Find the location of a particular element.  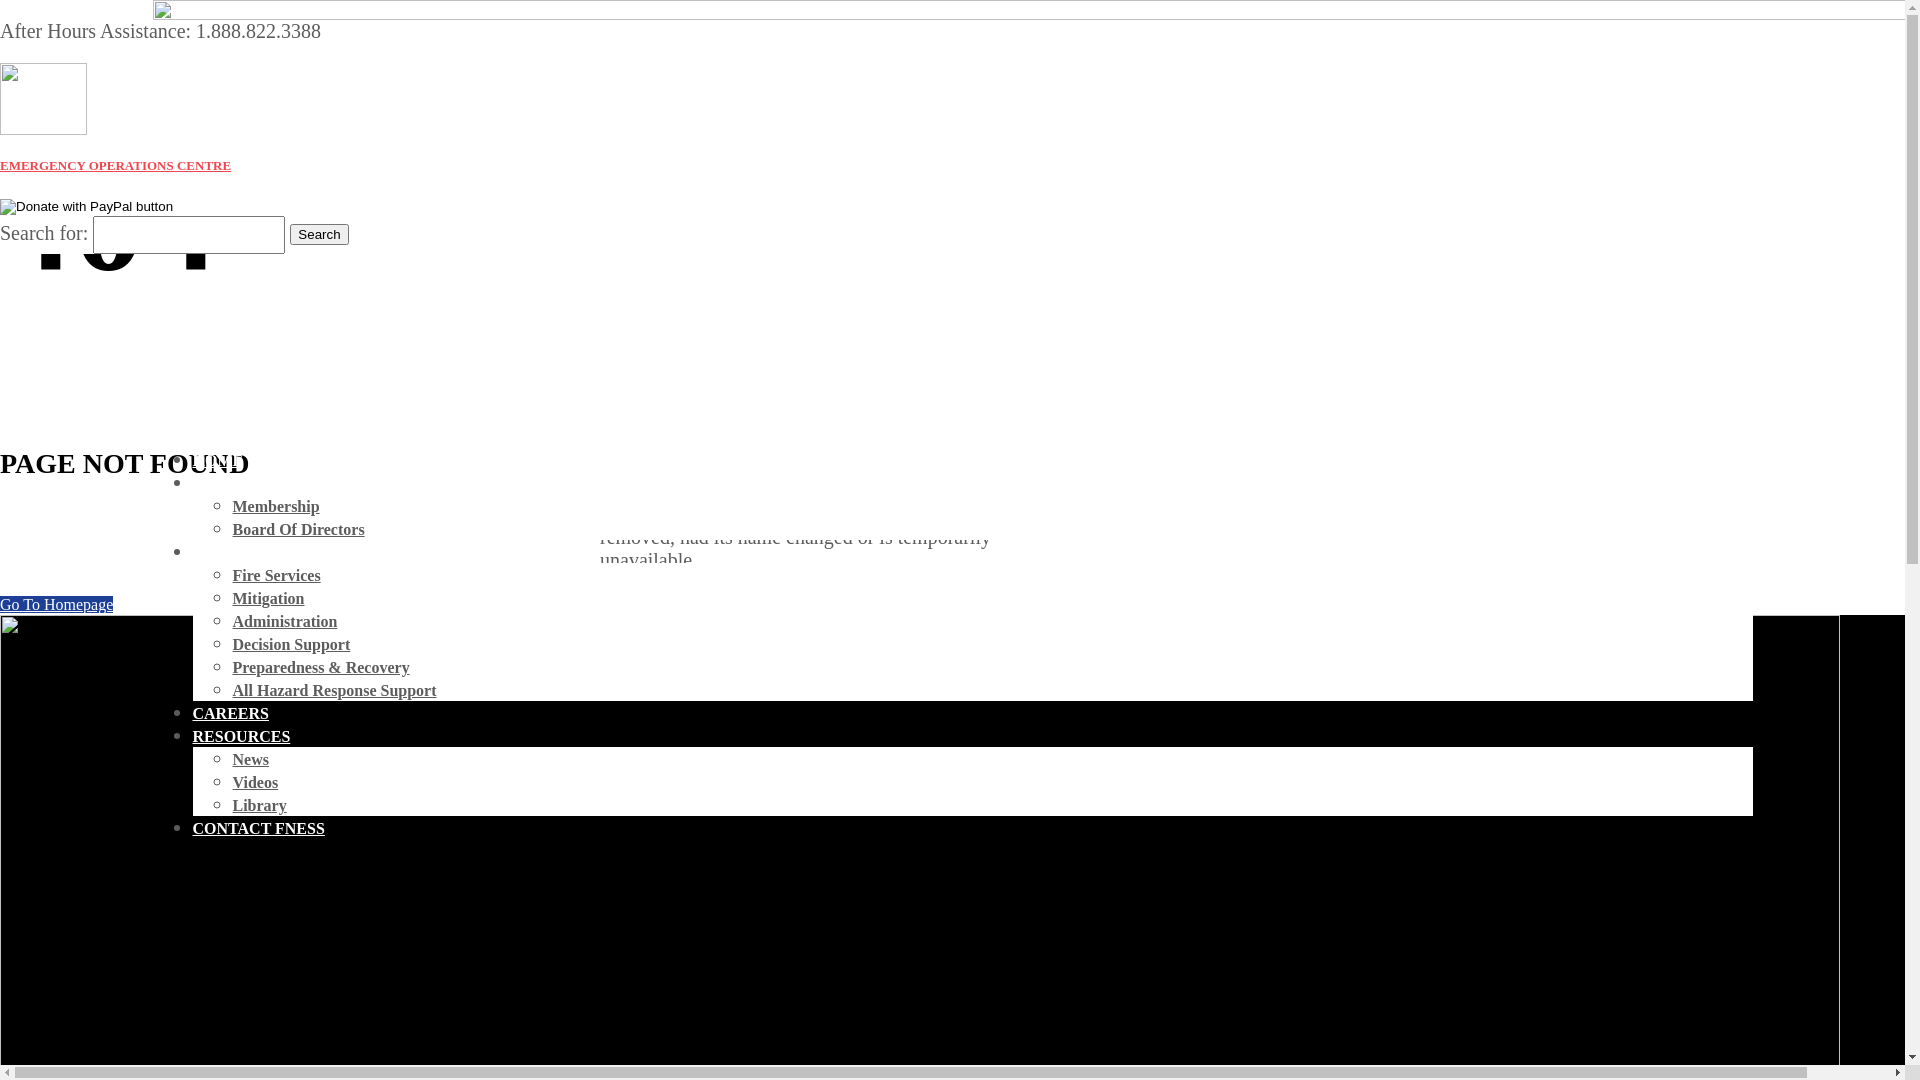

'ABOUT' is located at coordinates (192, 483).